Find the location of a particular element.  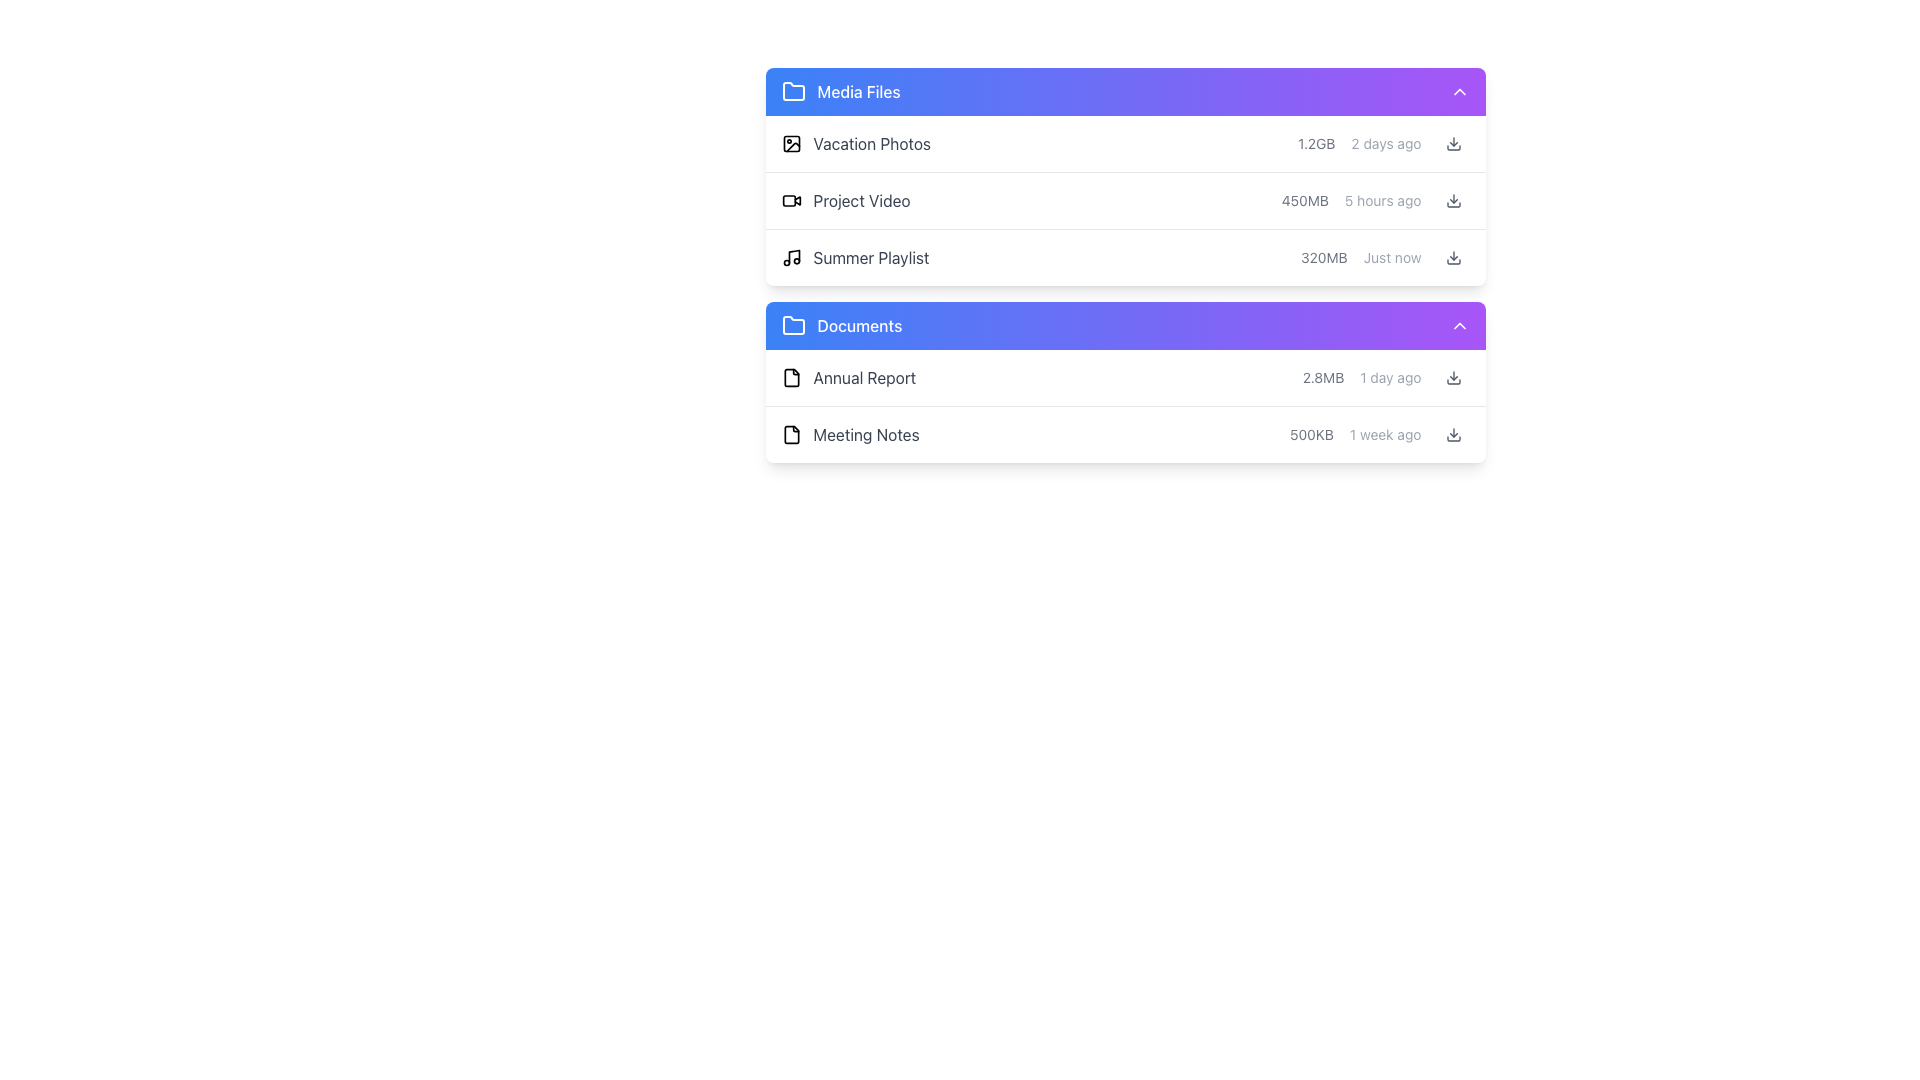

the static text label that conveys temporal information related to an event, located to the right of '2.8MB' is located at coordinates (1389, 378).